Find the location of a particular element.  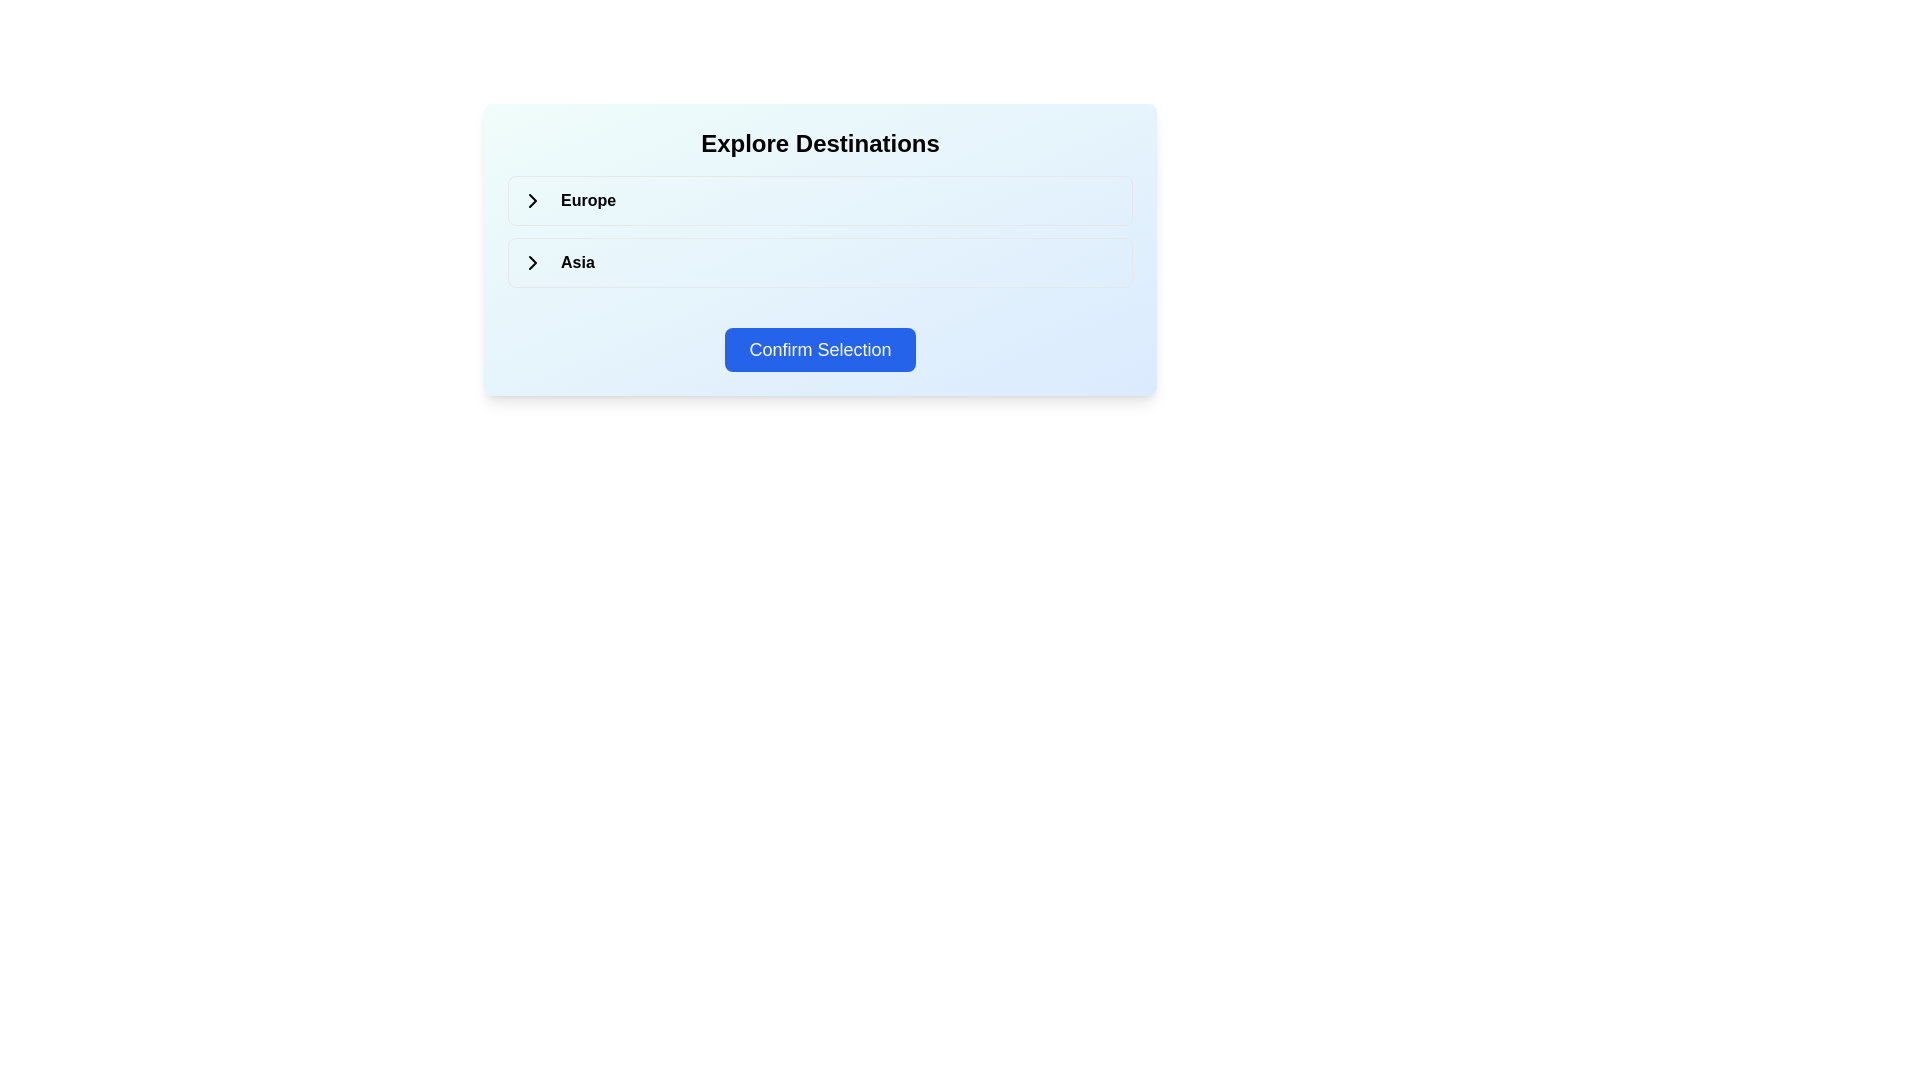

the right-pointing chevron arrow icon located in the first row of the 'Explore Destinations' list, to the left of the text 'Europe.' is located at coordinates (532, 200).